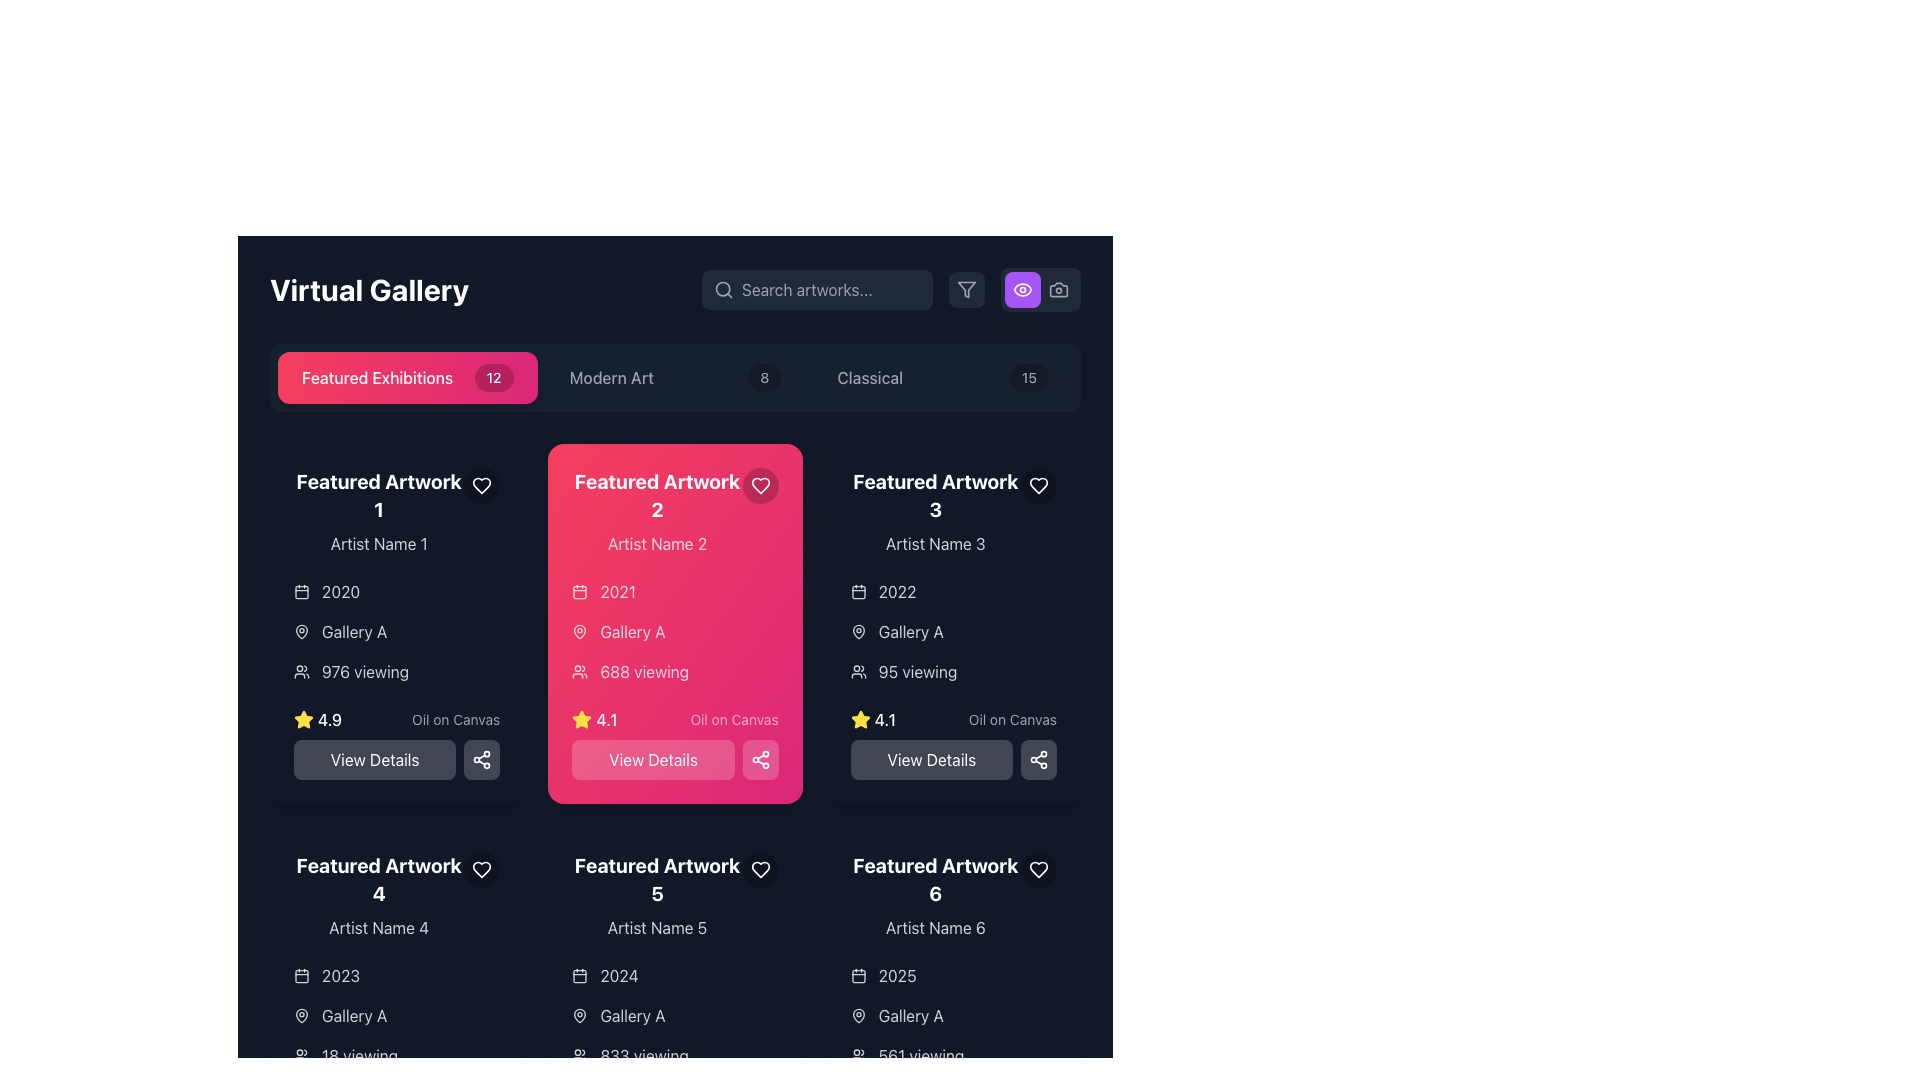 The image size is (1920, 1080). Describe the element at coordinates (817, 289) in the screenshot. I see `the Search Input Field located at the top-right portion of the page` at that location.